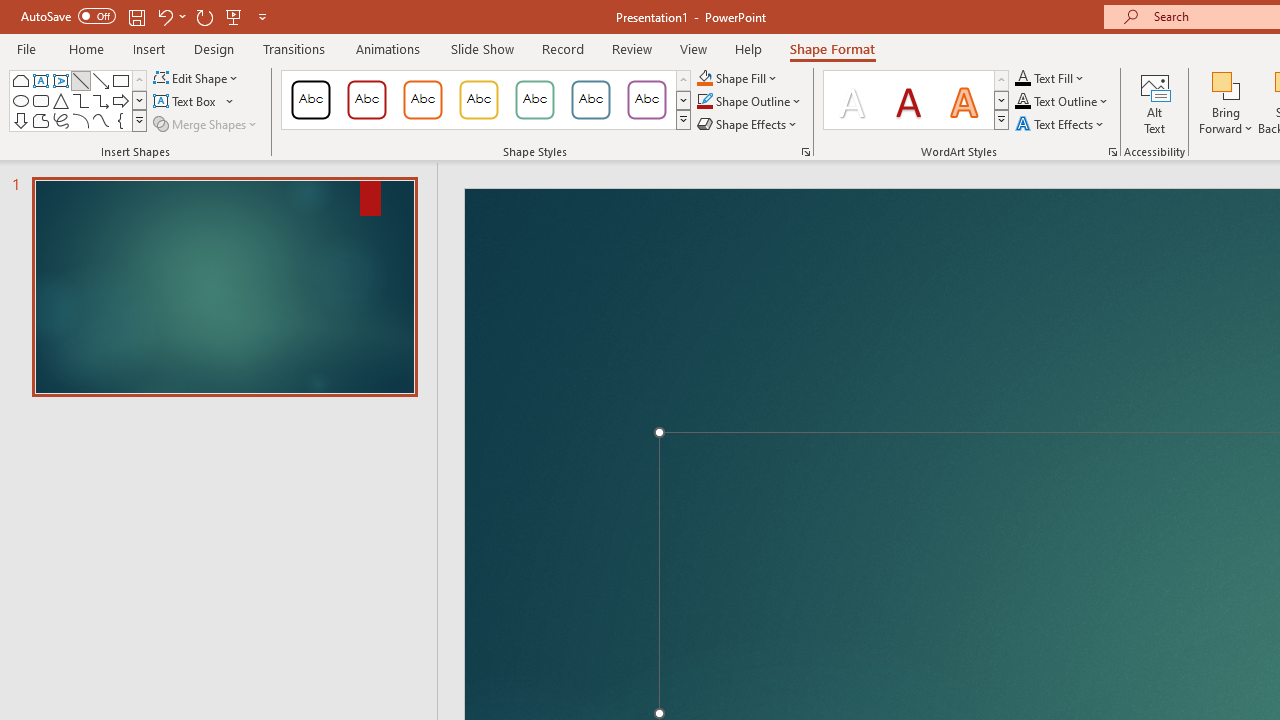 The image size is (1280, 720). What do you see at coordinates (1225, 103) in the screenshot?
I see `'Bring Forward'` at bounding box center [1225, 103].